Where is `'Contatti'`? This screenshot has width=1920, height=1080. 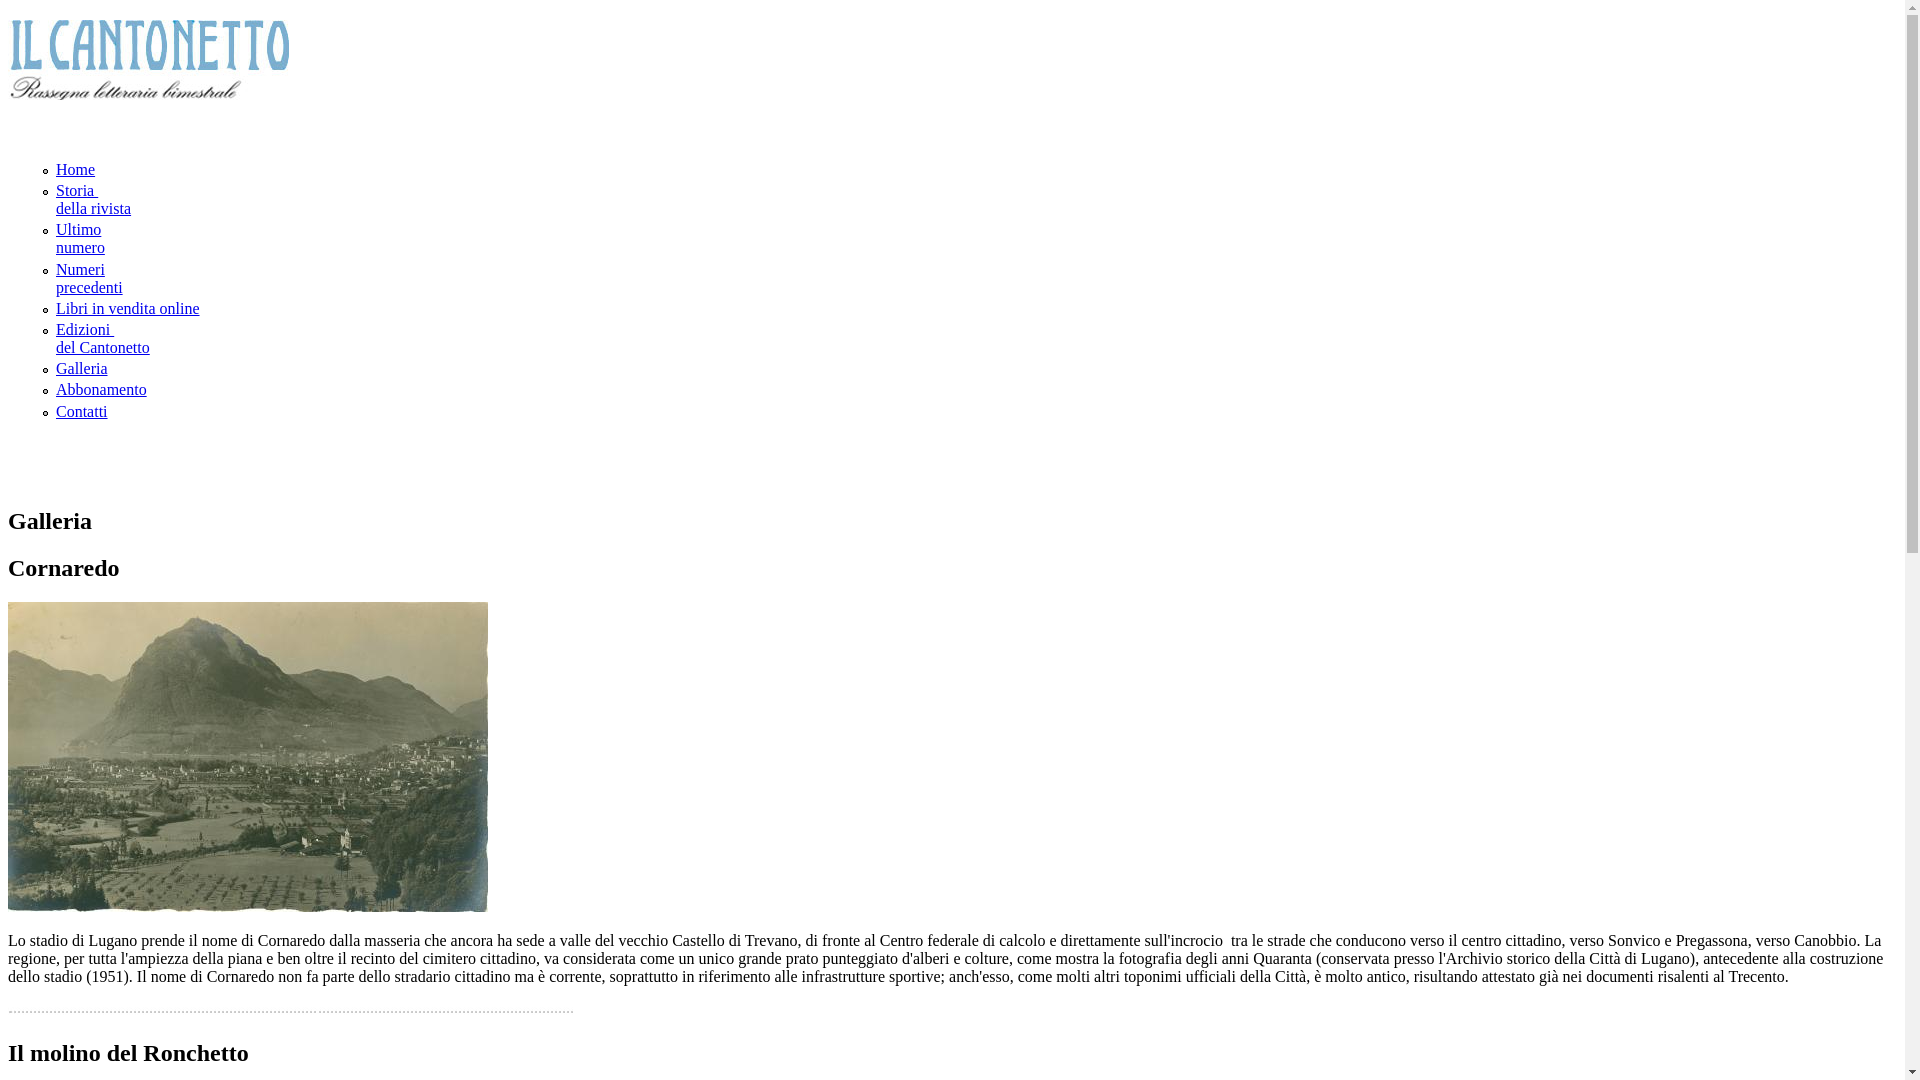
'Contatti' is located at coordinates (80, 409).